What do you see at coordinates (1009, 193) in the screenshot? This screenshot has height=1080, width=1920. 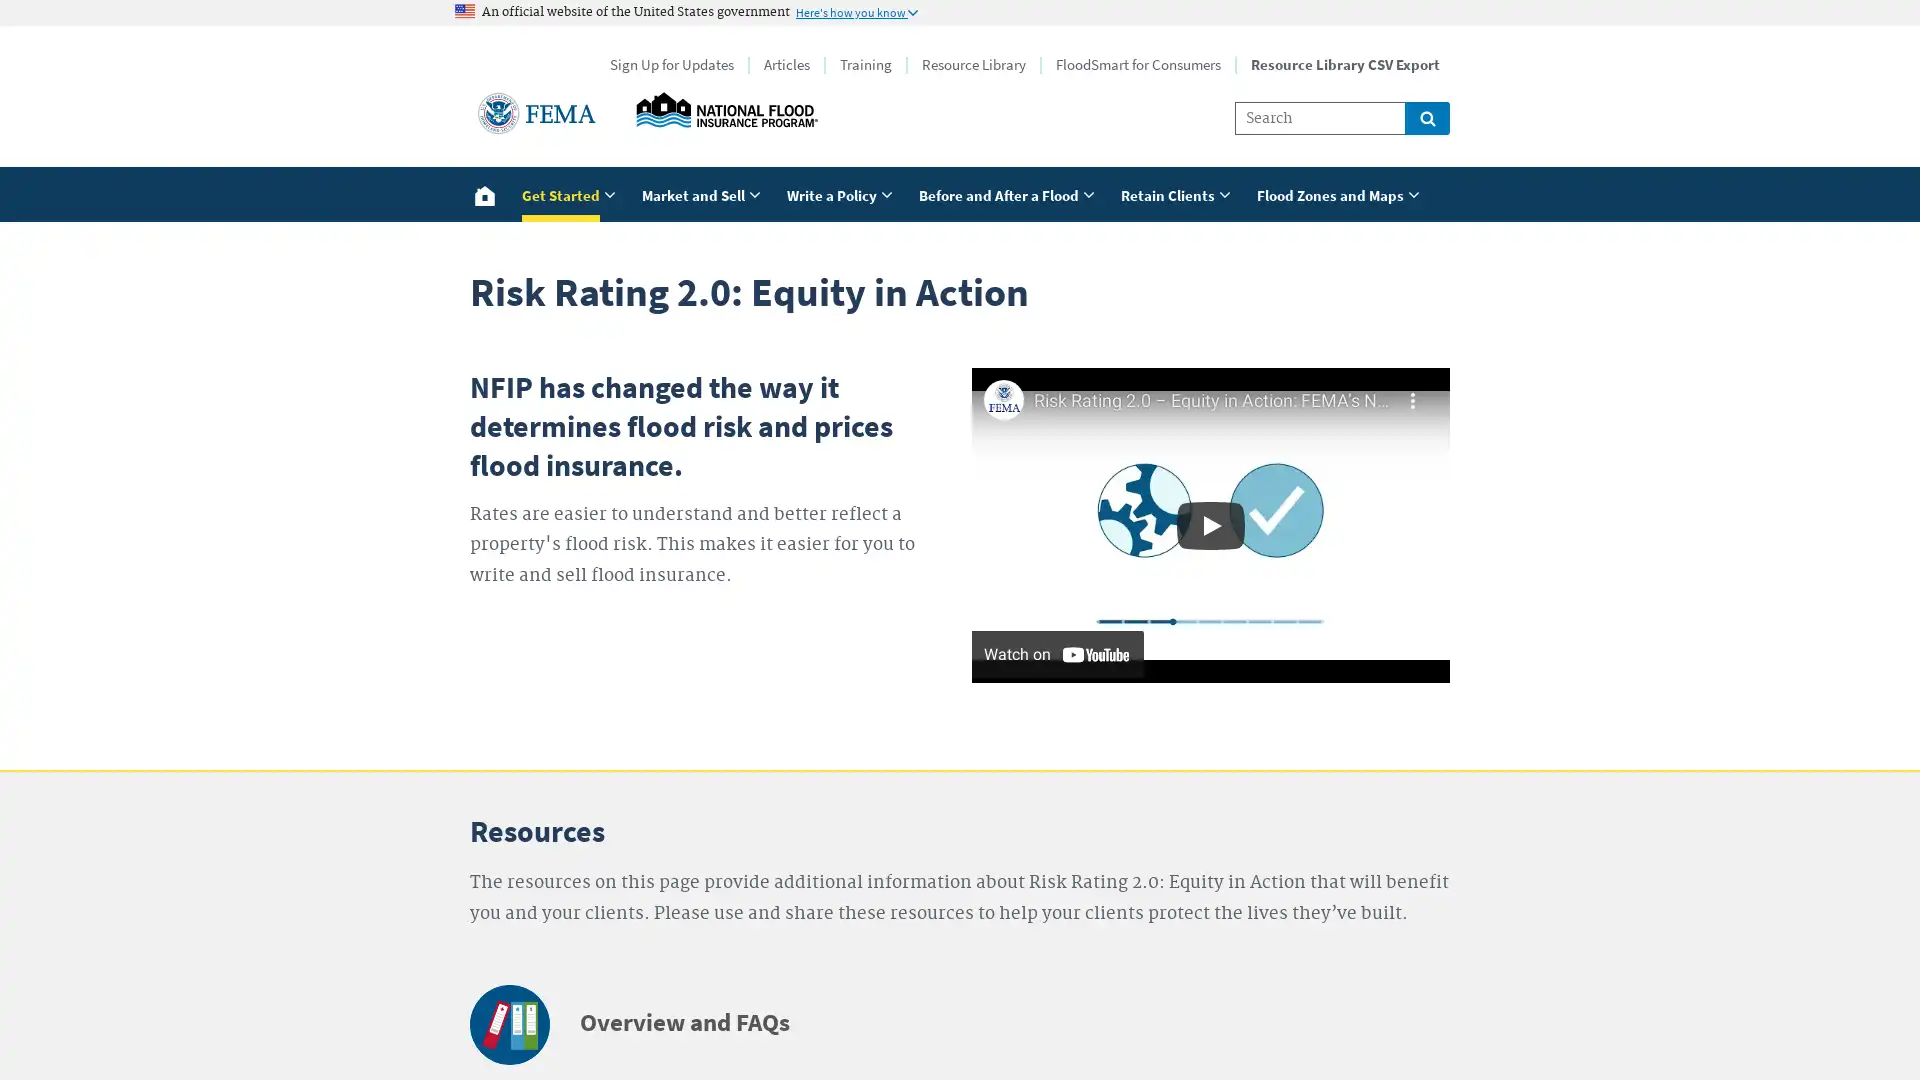 I see `Use <enter> and shift + <enter> to open and close the drop down to sub-menus` at bounding box center [1009, 193].